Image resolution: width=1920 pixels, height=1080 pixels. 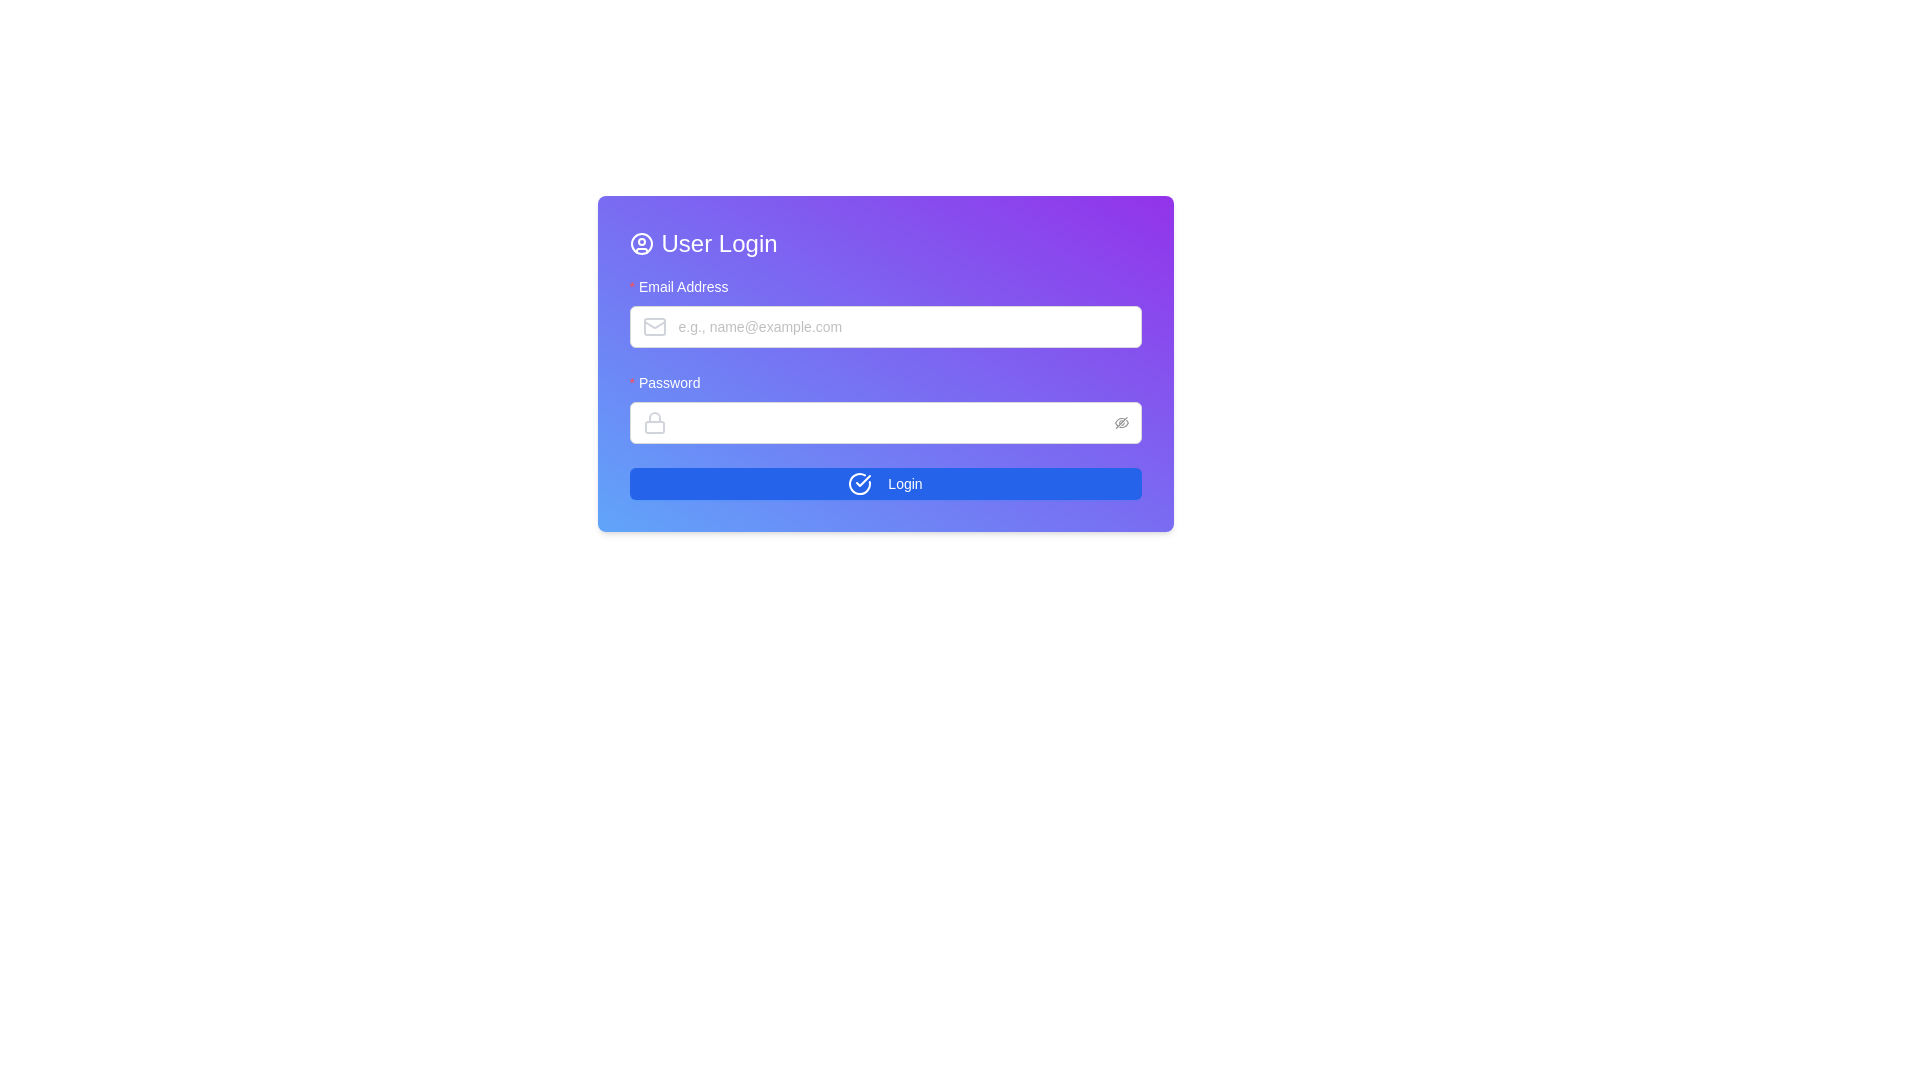 I want to click on the Text label that indicates the purpose of the adjacent input field for entering an email address, located near the top-left corner of the login panel, so click(x=685, y=286).